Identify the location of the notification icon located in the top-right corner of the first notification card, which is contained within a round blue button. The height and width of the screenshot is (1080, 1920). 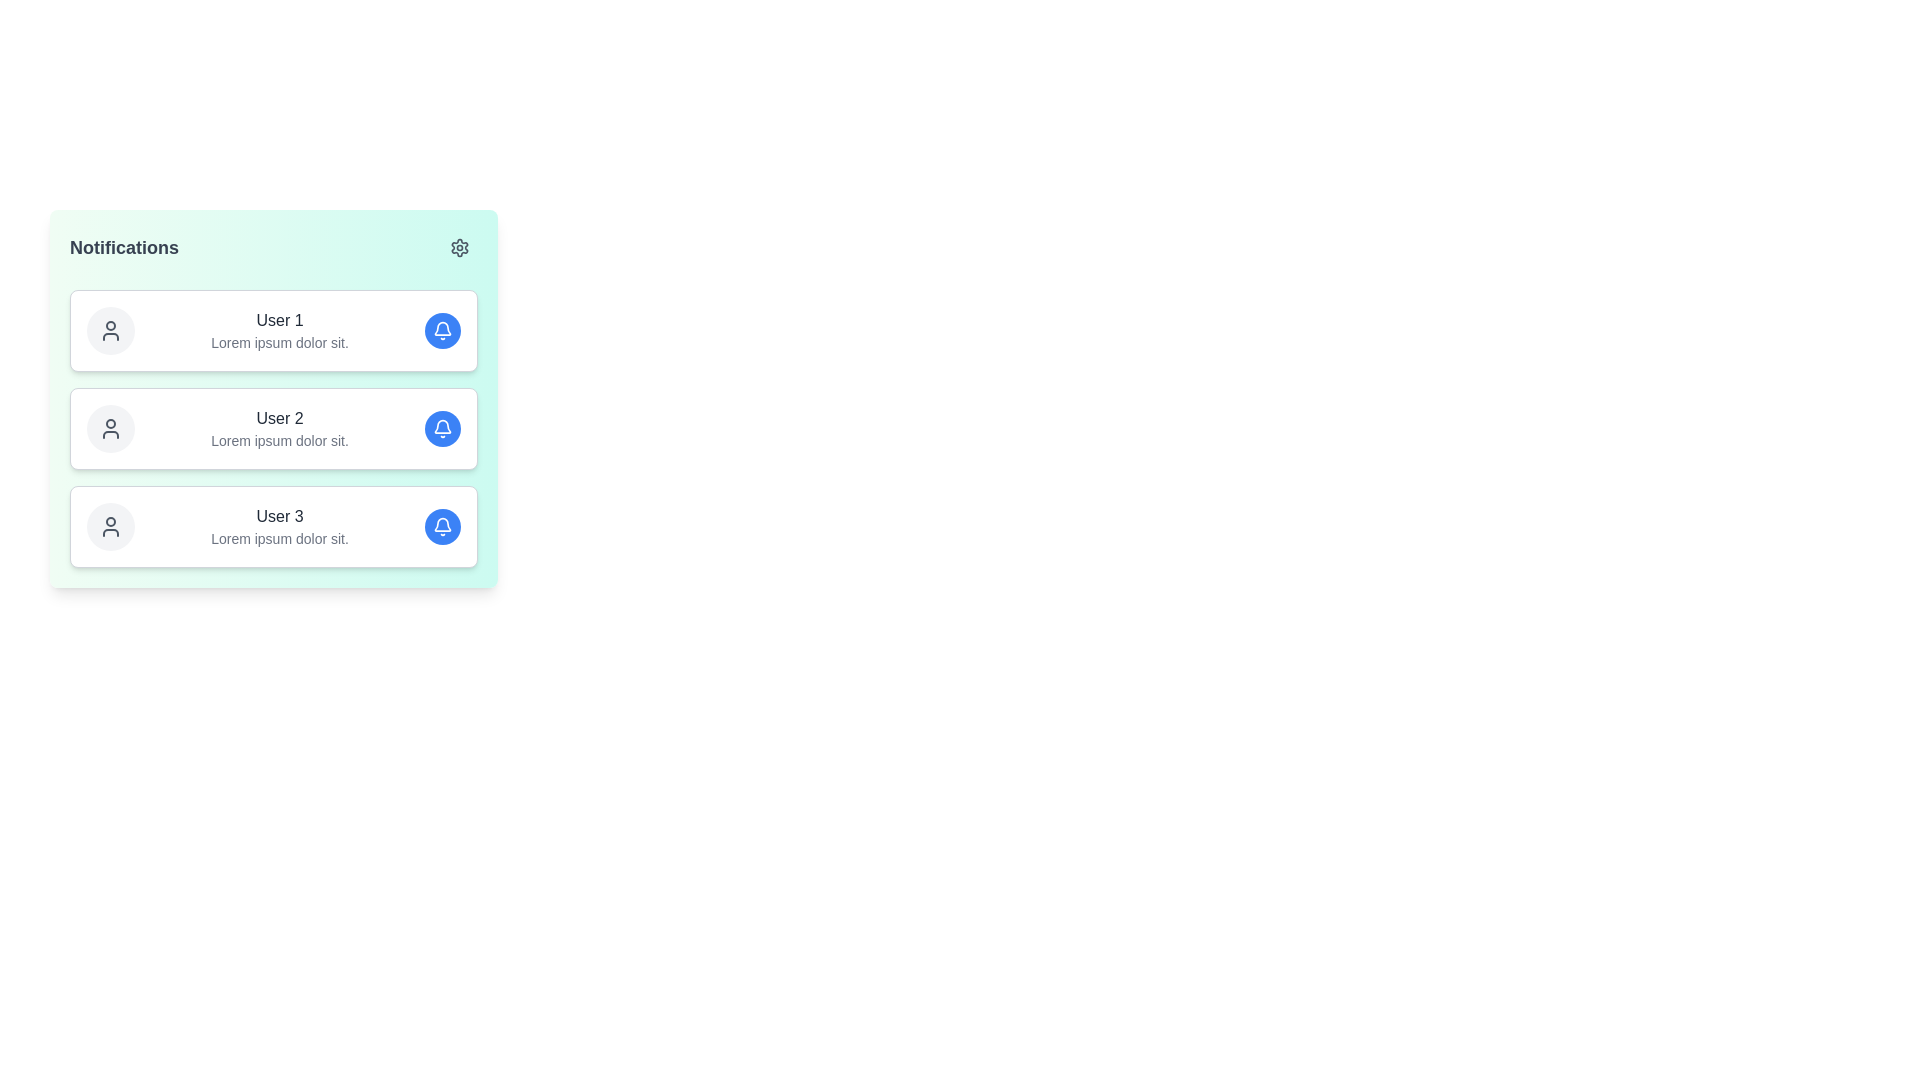
(441, 330).